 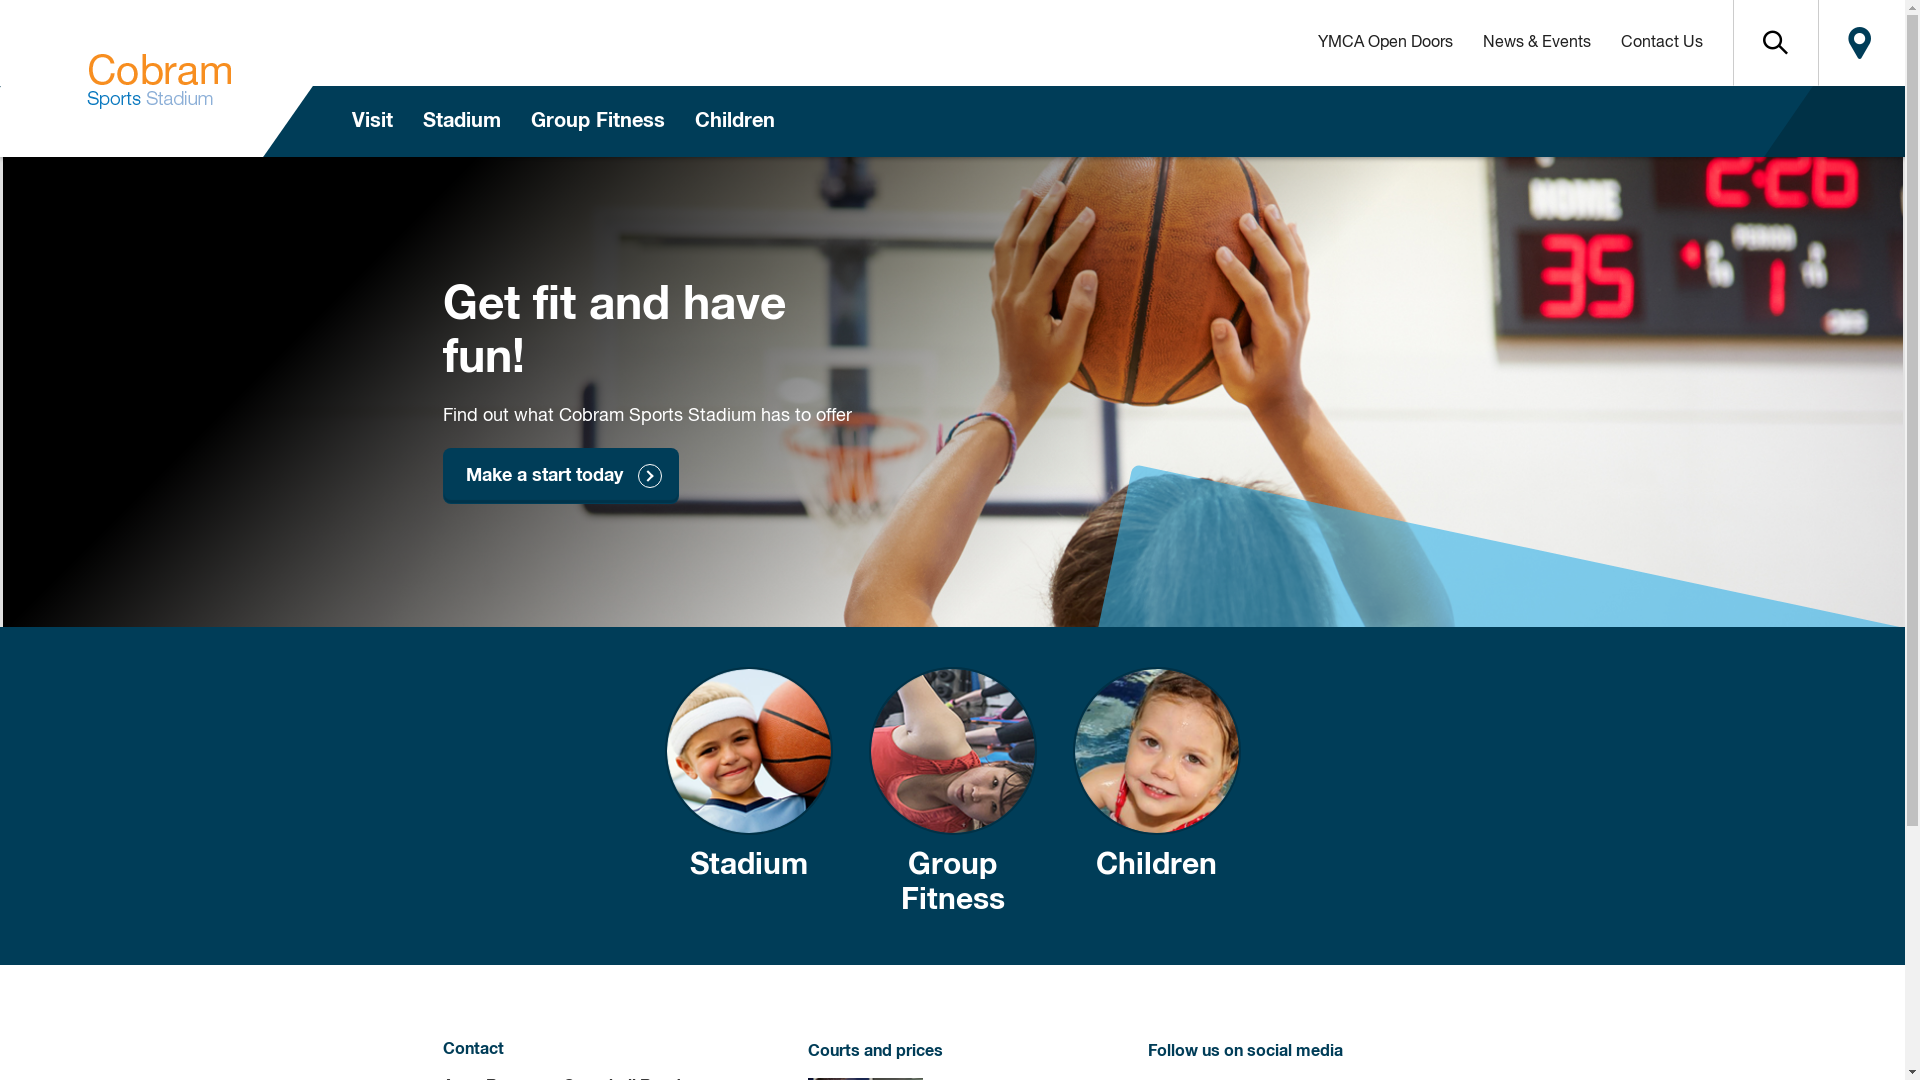 I want to click on 'Locate', so click(x=1859, y=42).